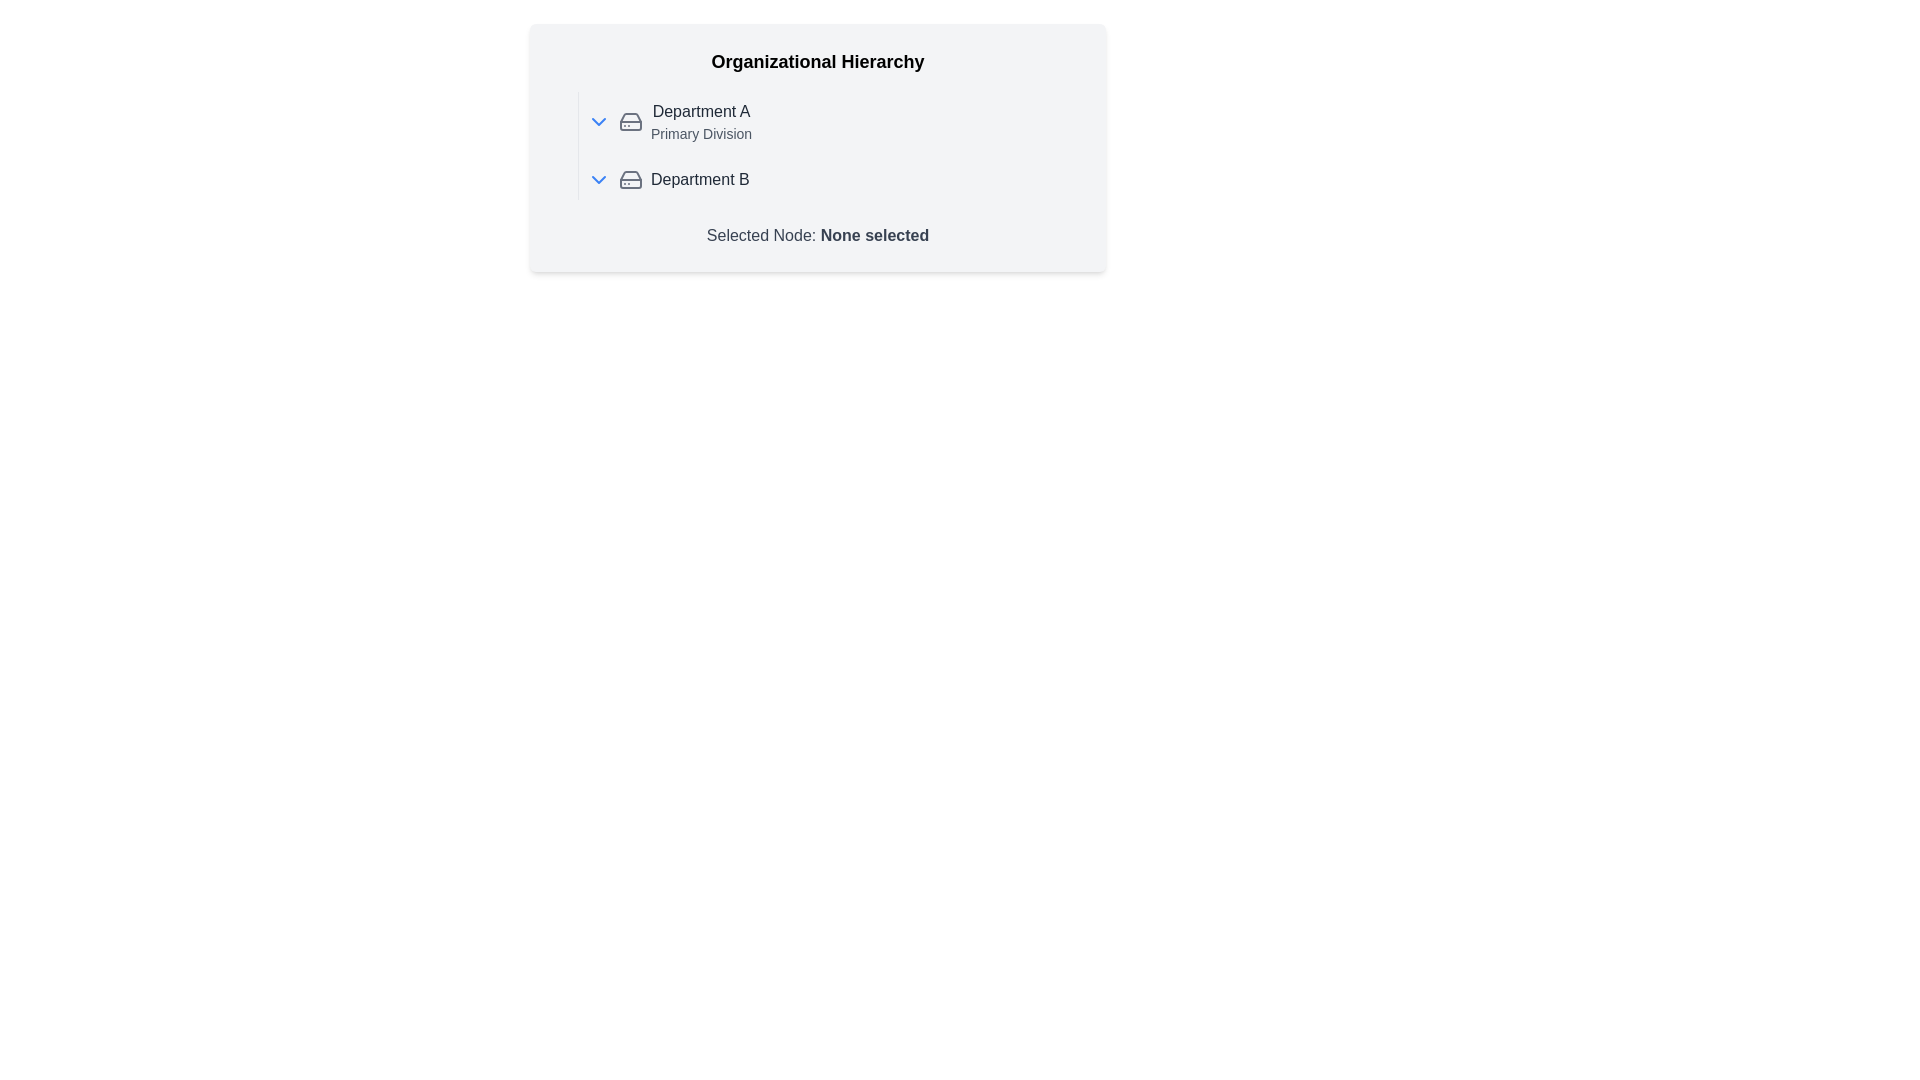 This screenshot has width=1920, height=1080. What do you see at coordinates (817, 234) in the screenshot?
I see `the text label that indicates the currently selected node in the organizational hierarchy, located at the bottom of the hierarchy card below 'Department B'` at bounding box center [817, 234].